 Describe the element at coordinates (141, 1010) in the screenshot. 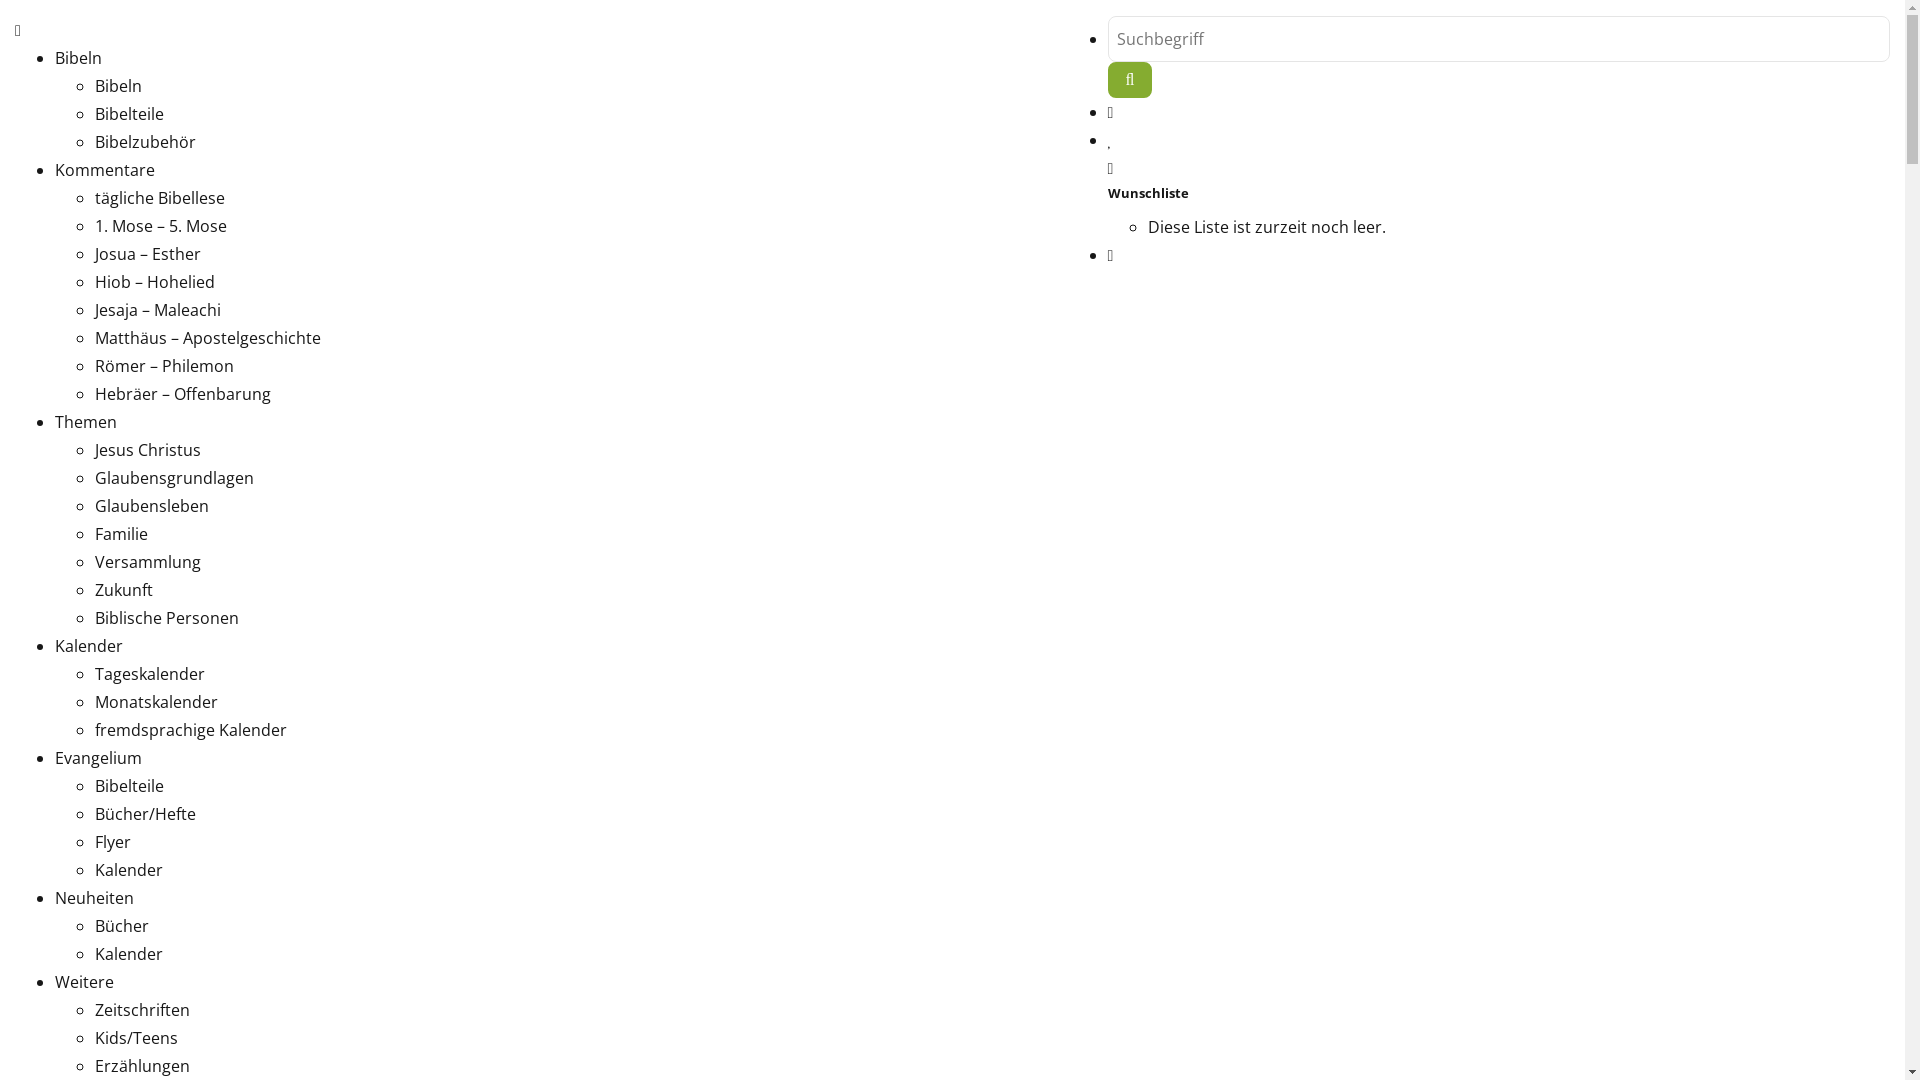

I see `'Zeitschriften'` at that location.